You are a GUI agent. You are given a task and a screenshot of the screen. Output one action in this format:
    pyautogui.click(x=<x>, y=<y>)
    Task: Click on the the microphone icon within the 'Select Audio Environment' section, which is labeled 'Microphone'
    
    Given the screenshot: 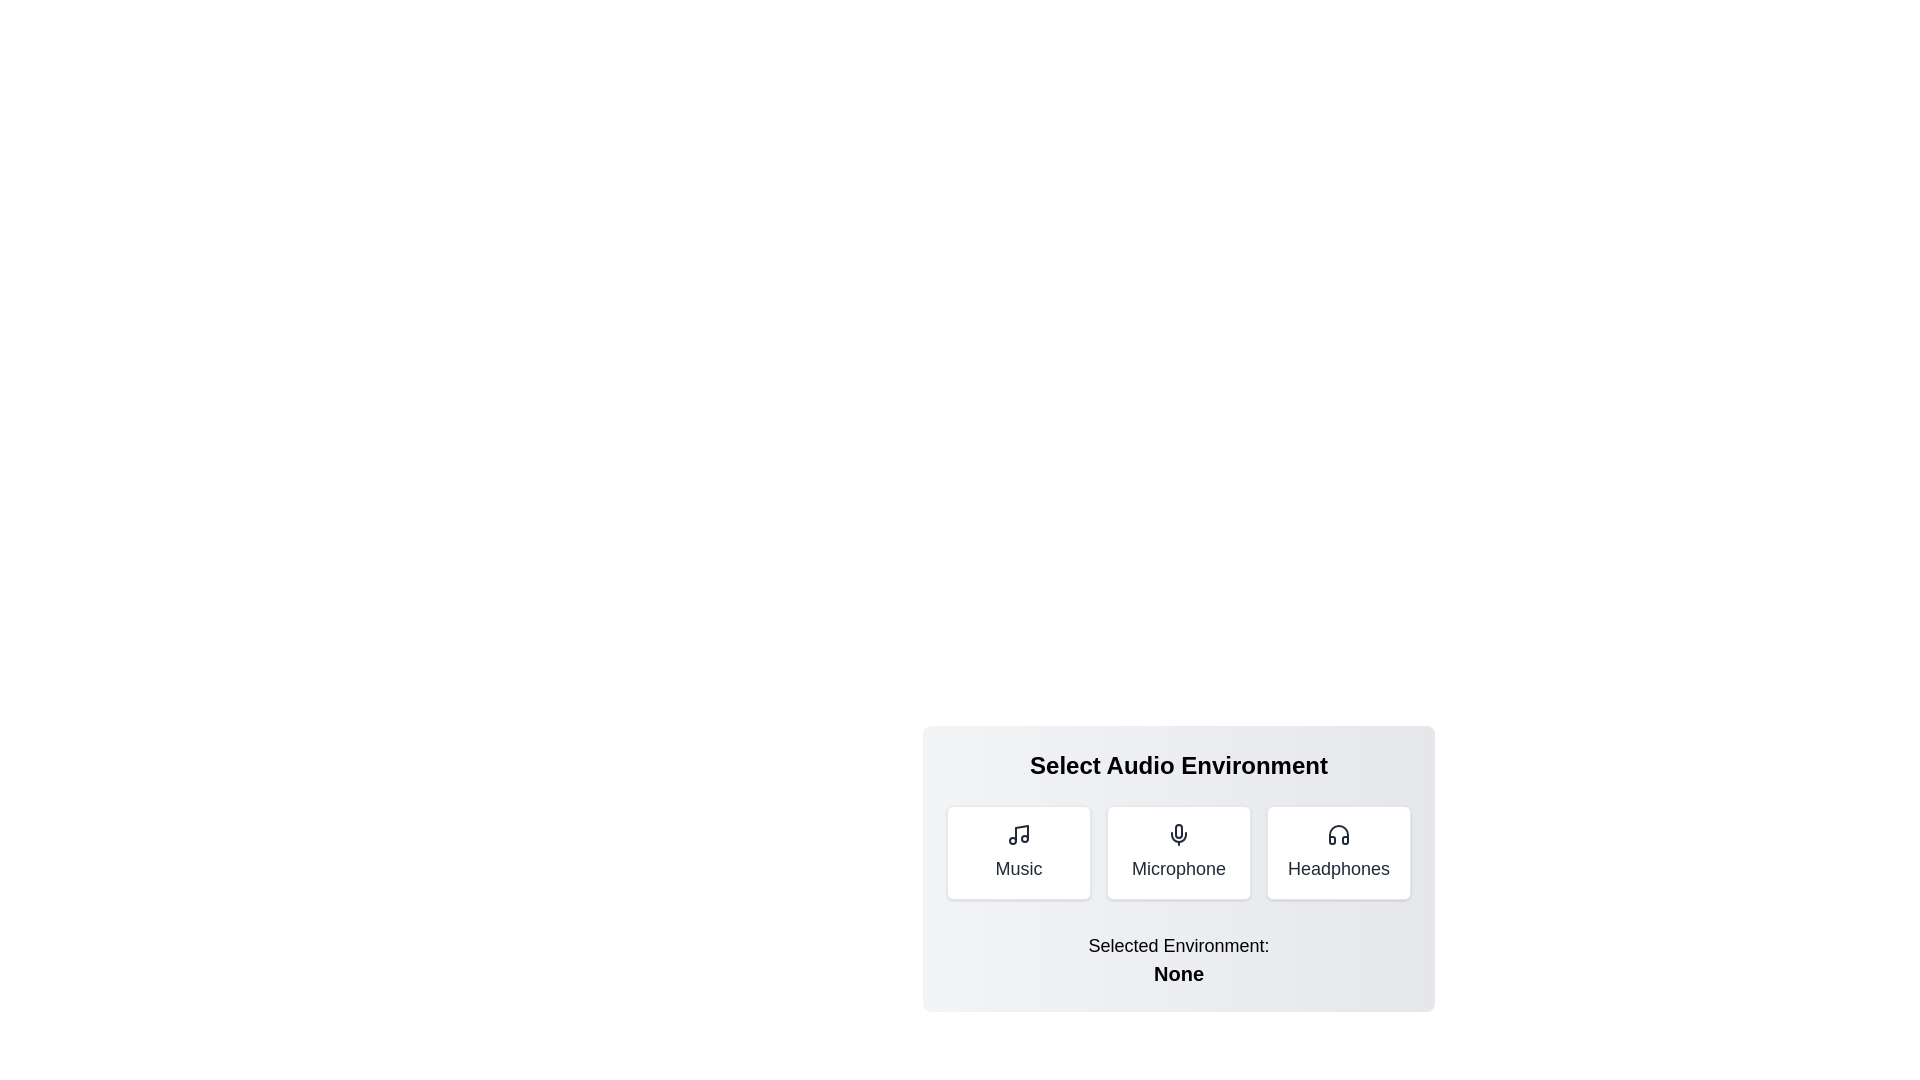 What is the action you would take?
    pyautogui.click(x=1179, y=834)
    